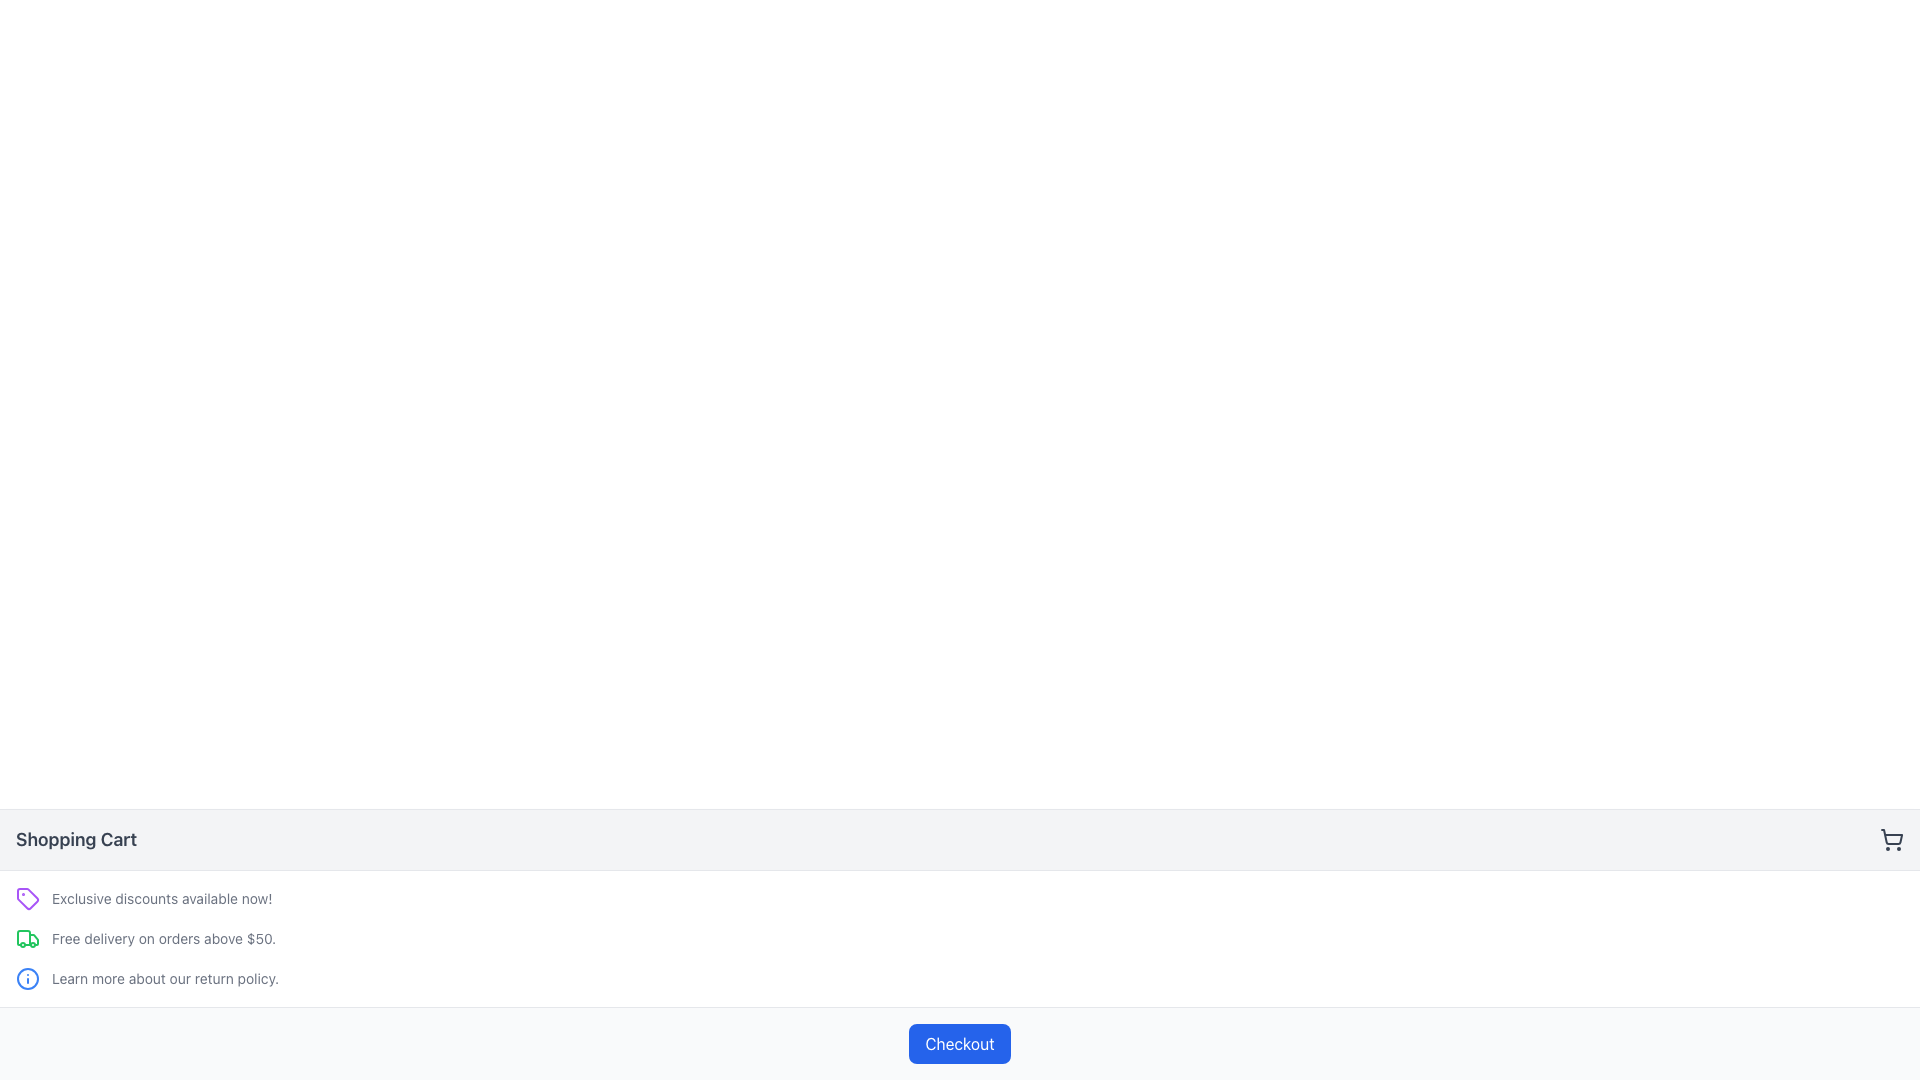  Describe the element at coordinates (28, 978) in the screenshot. I see `the information indicator icon located to the left of the text 'Learn more about our return policy'` at that location.